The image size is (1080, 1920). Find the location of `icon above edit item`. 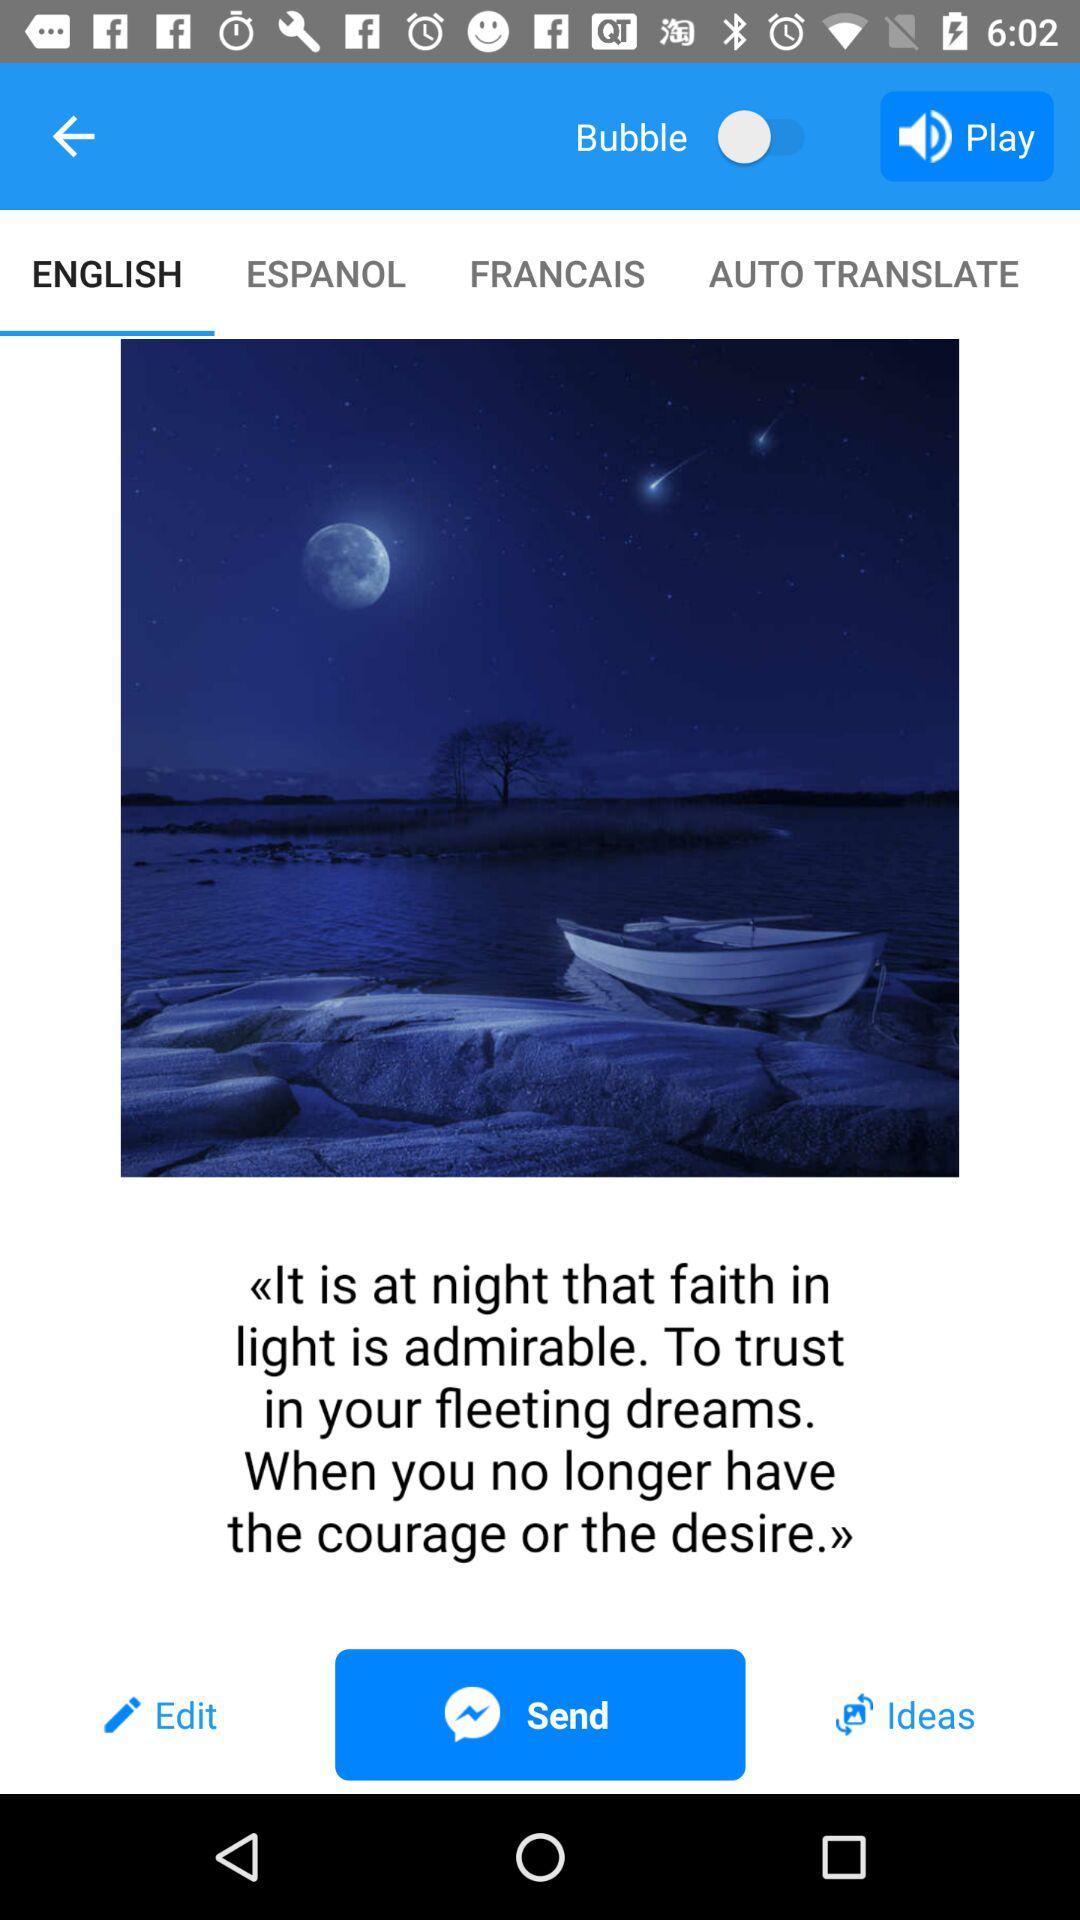

icon above edit item is located at coordinates (540, 987).